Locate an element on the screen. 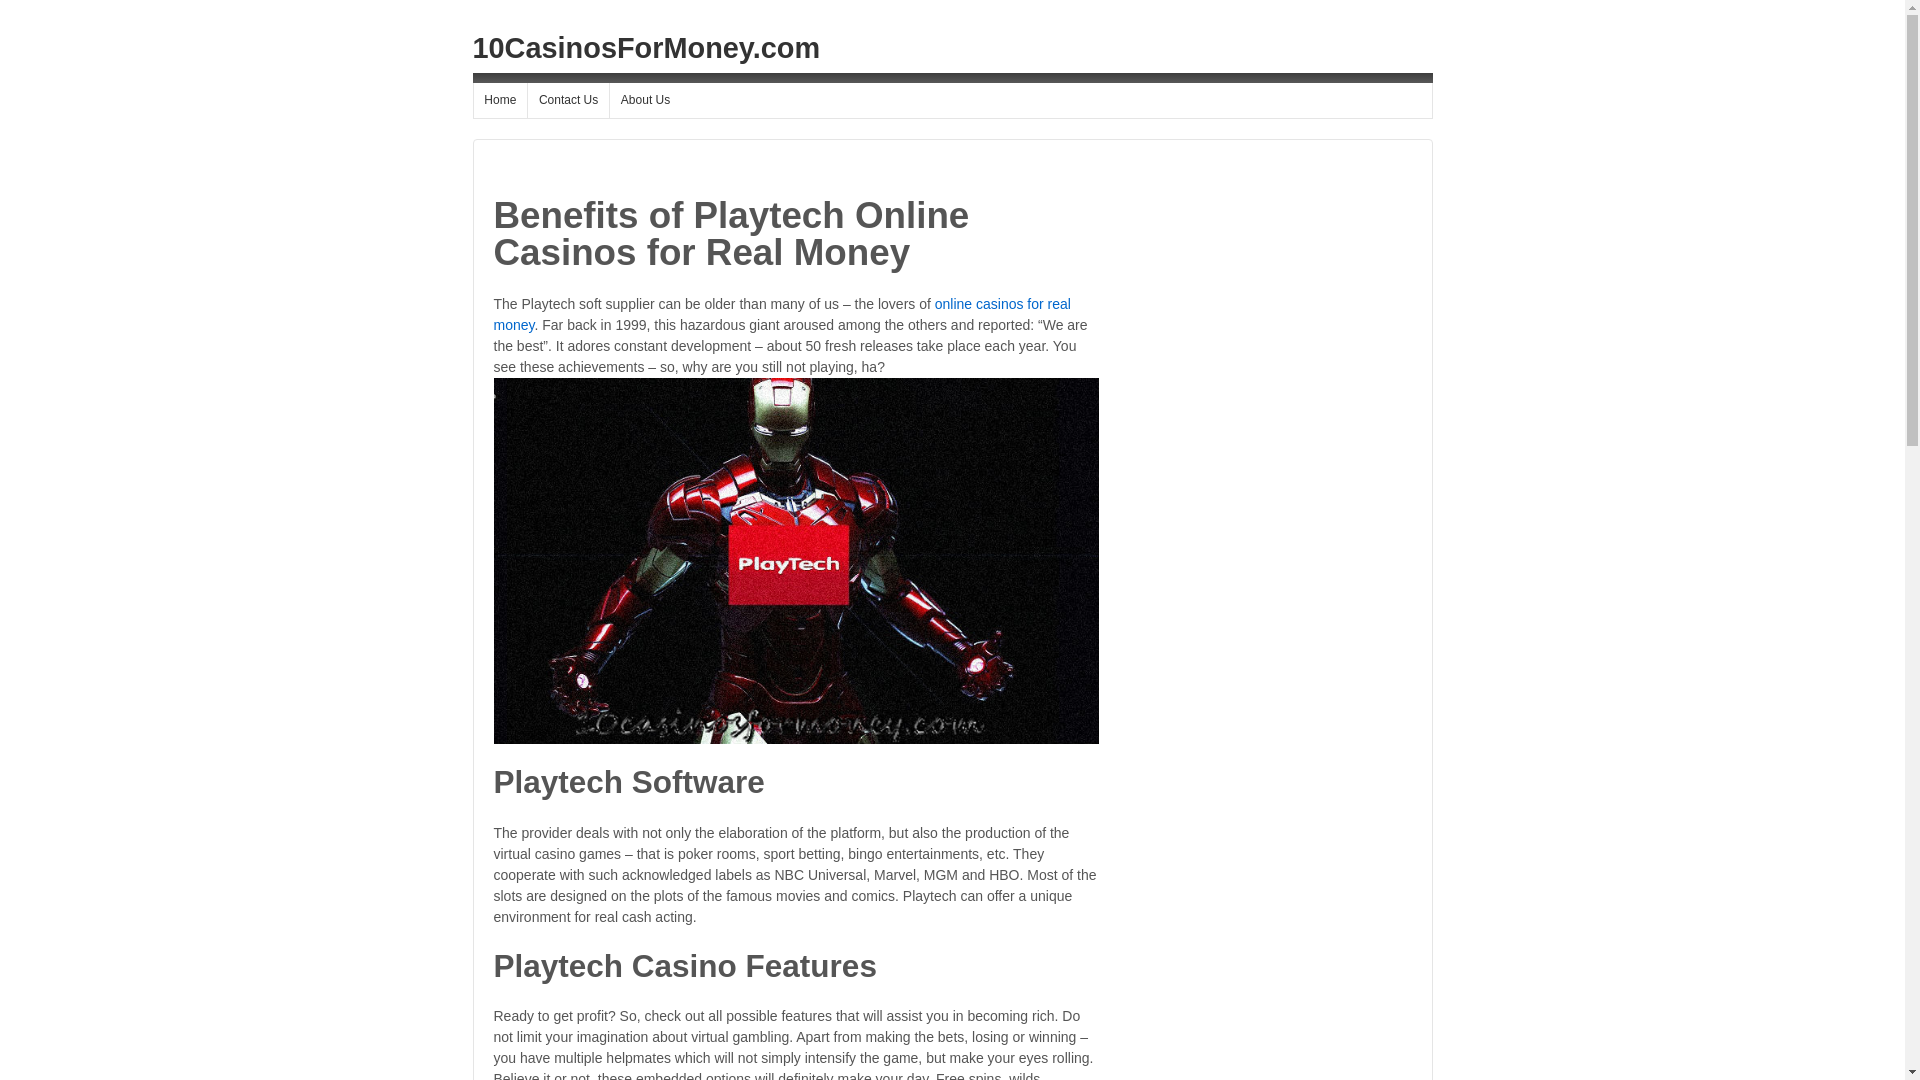  'Contact Us' is located at coordinates (566, 100).